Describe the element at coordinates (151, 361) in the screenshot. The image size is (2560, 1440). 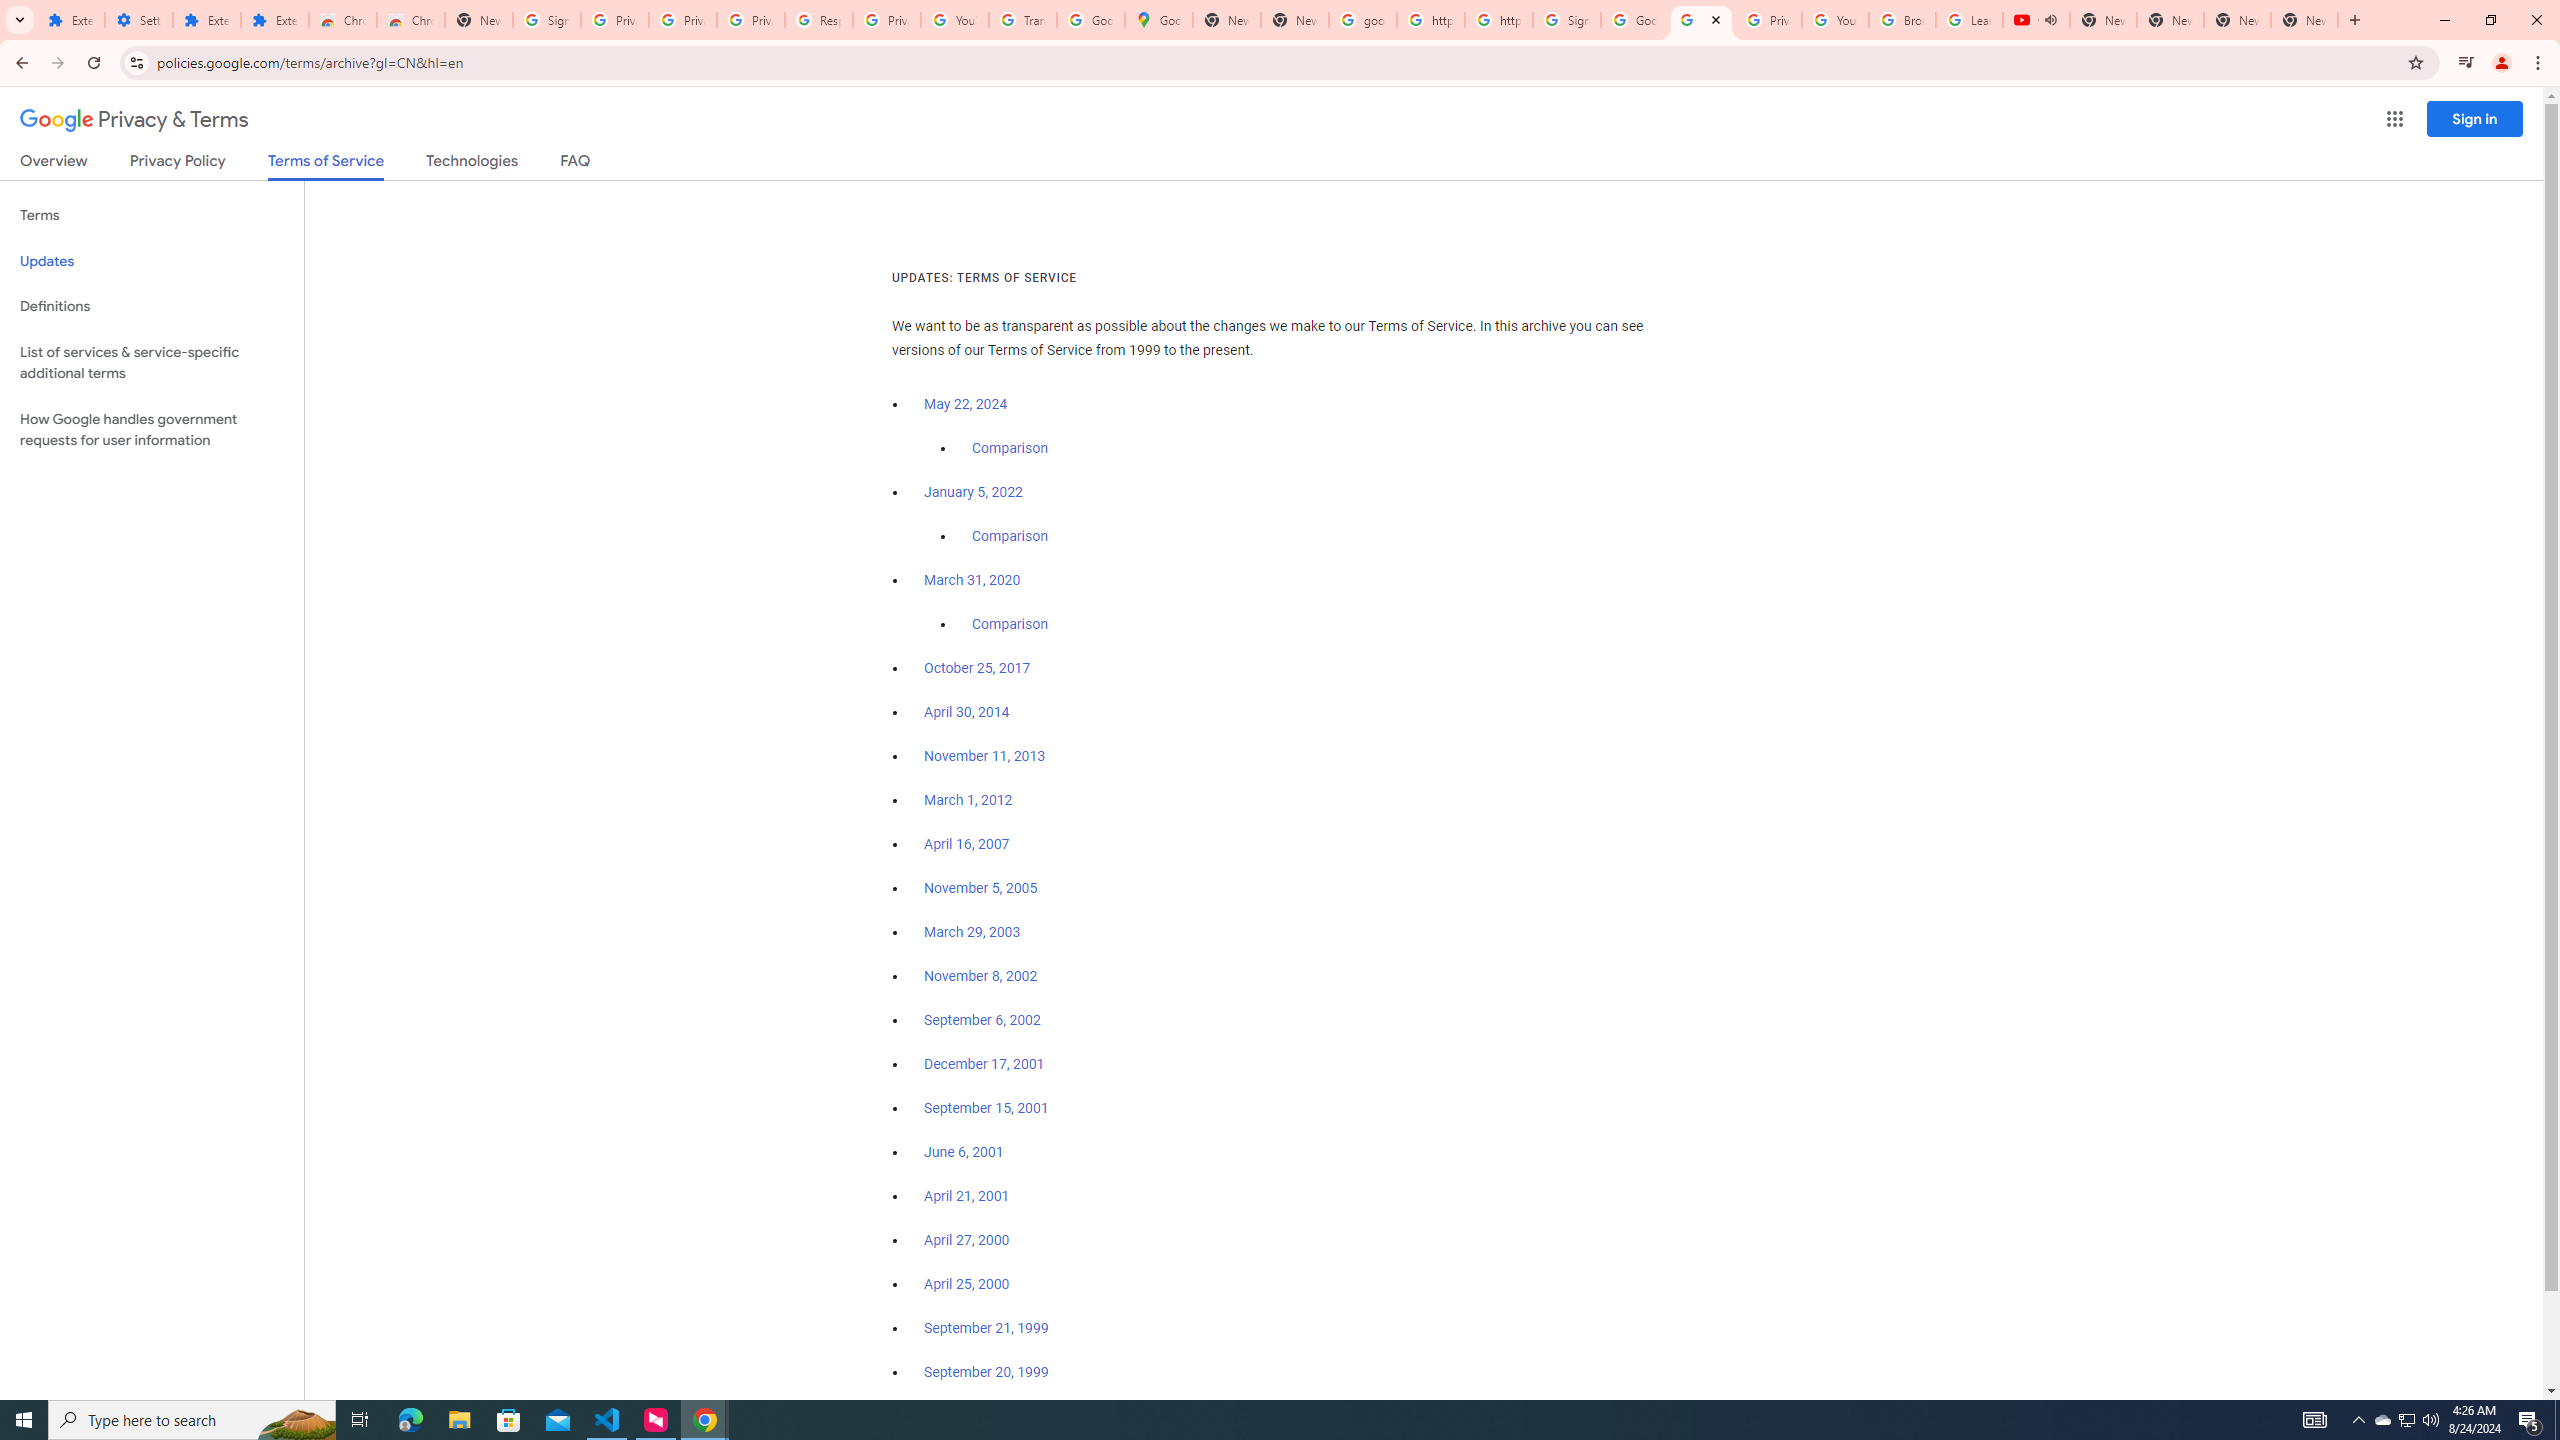
I see `'List of services & service-specific additional terms'` at that location.